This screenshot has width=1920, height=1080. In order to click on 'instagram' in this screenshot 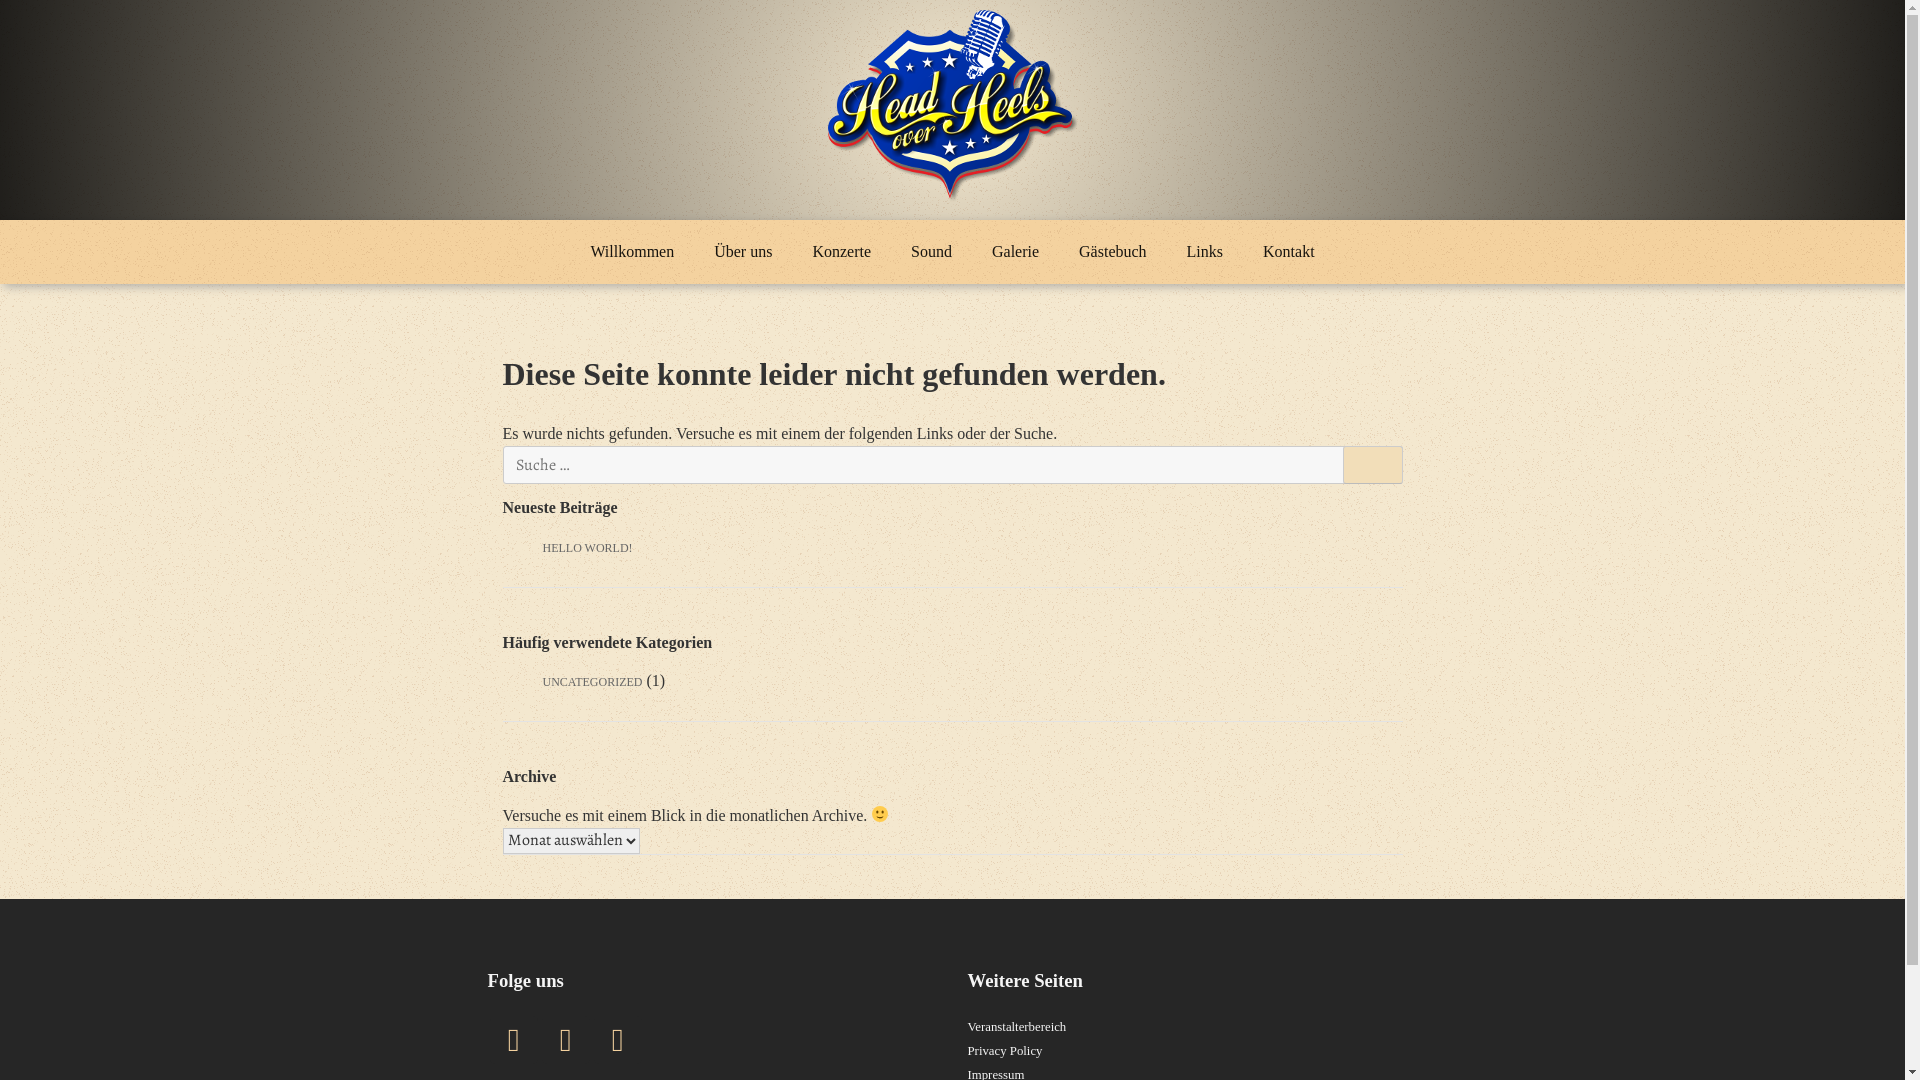, I will do `click(560, 1039)`.